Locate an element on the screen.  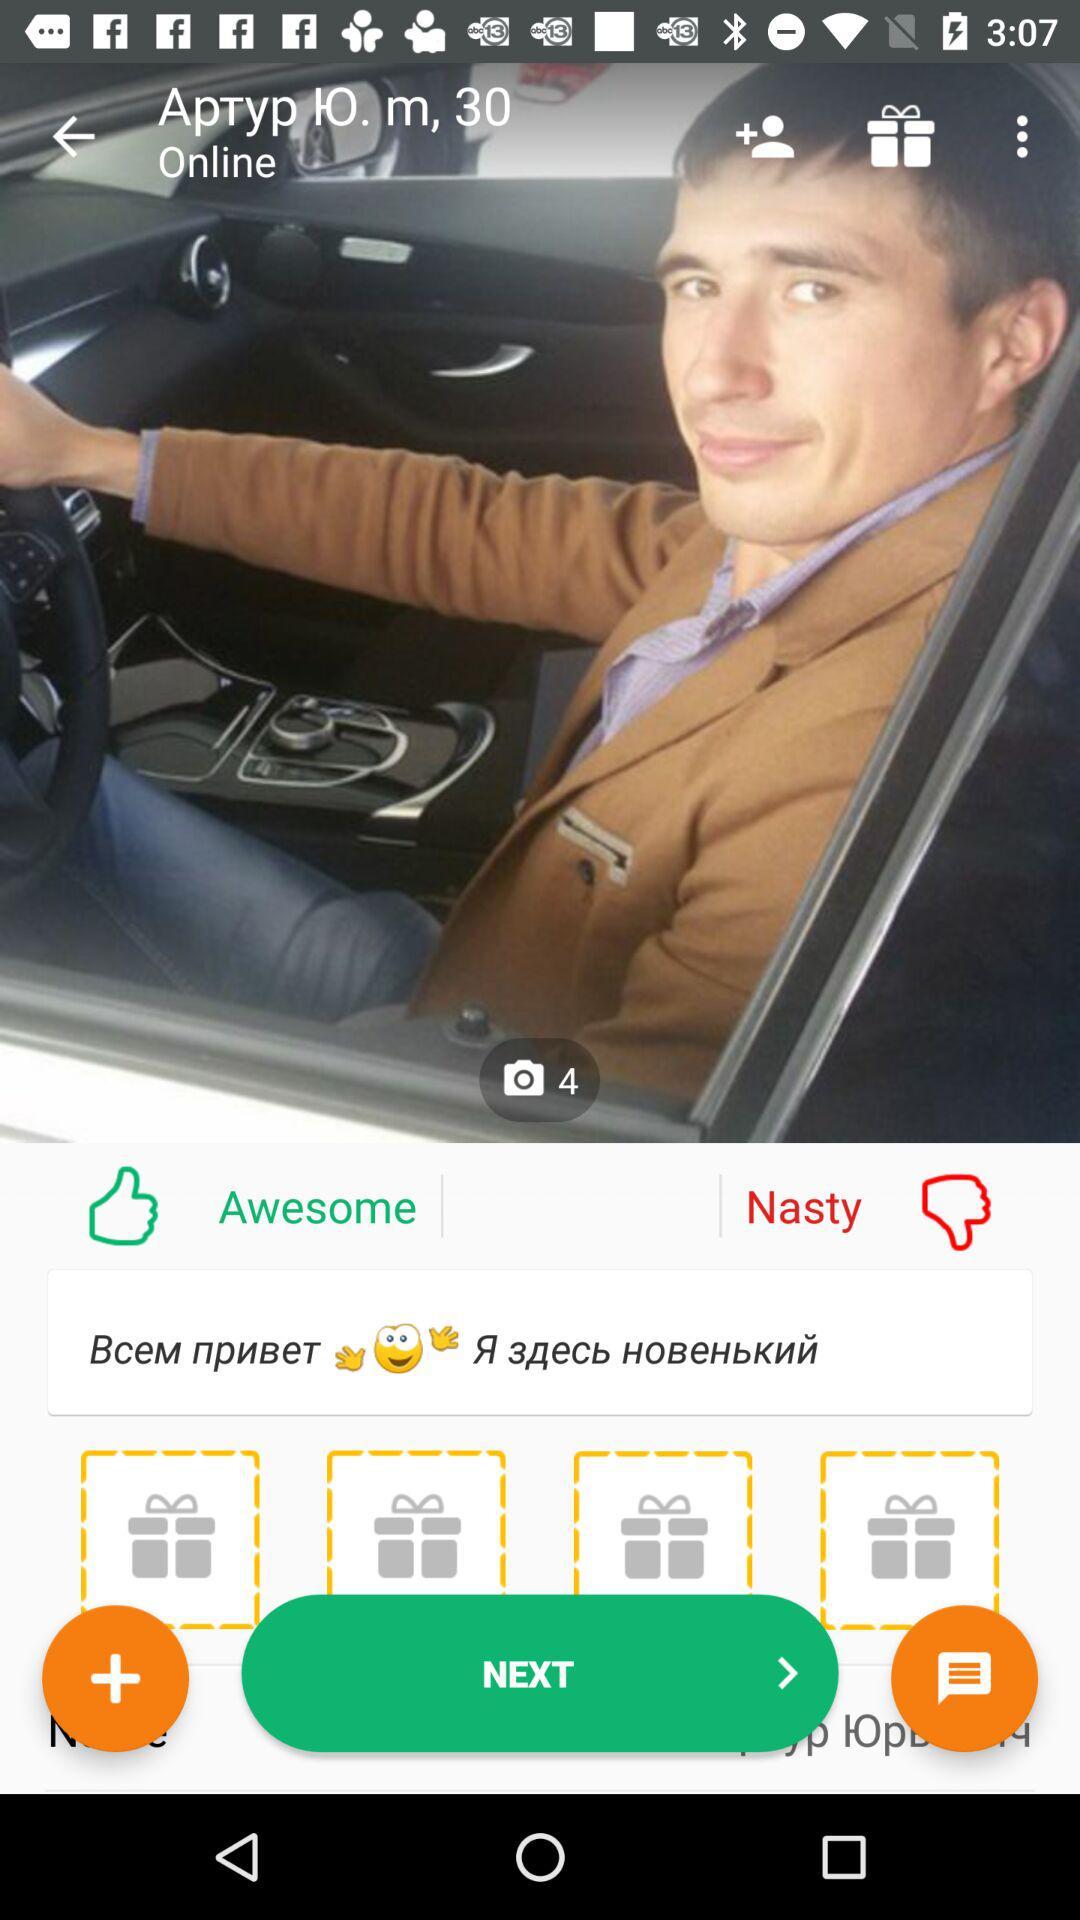
the add icon is located at coordinates (115, 1678).